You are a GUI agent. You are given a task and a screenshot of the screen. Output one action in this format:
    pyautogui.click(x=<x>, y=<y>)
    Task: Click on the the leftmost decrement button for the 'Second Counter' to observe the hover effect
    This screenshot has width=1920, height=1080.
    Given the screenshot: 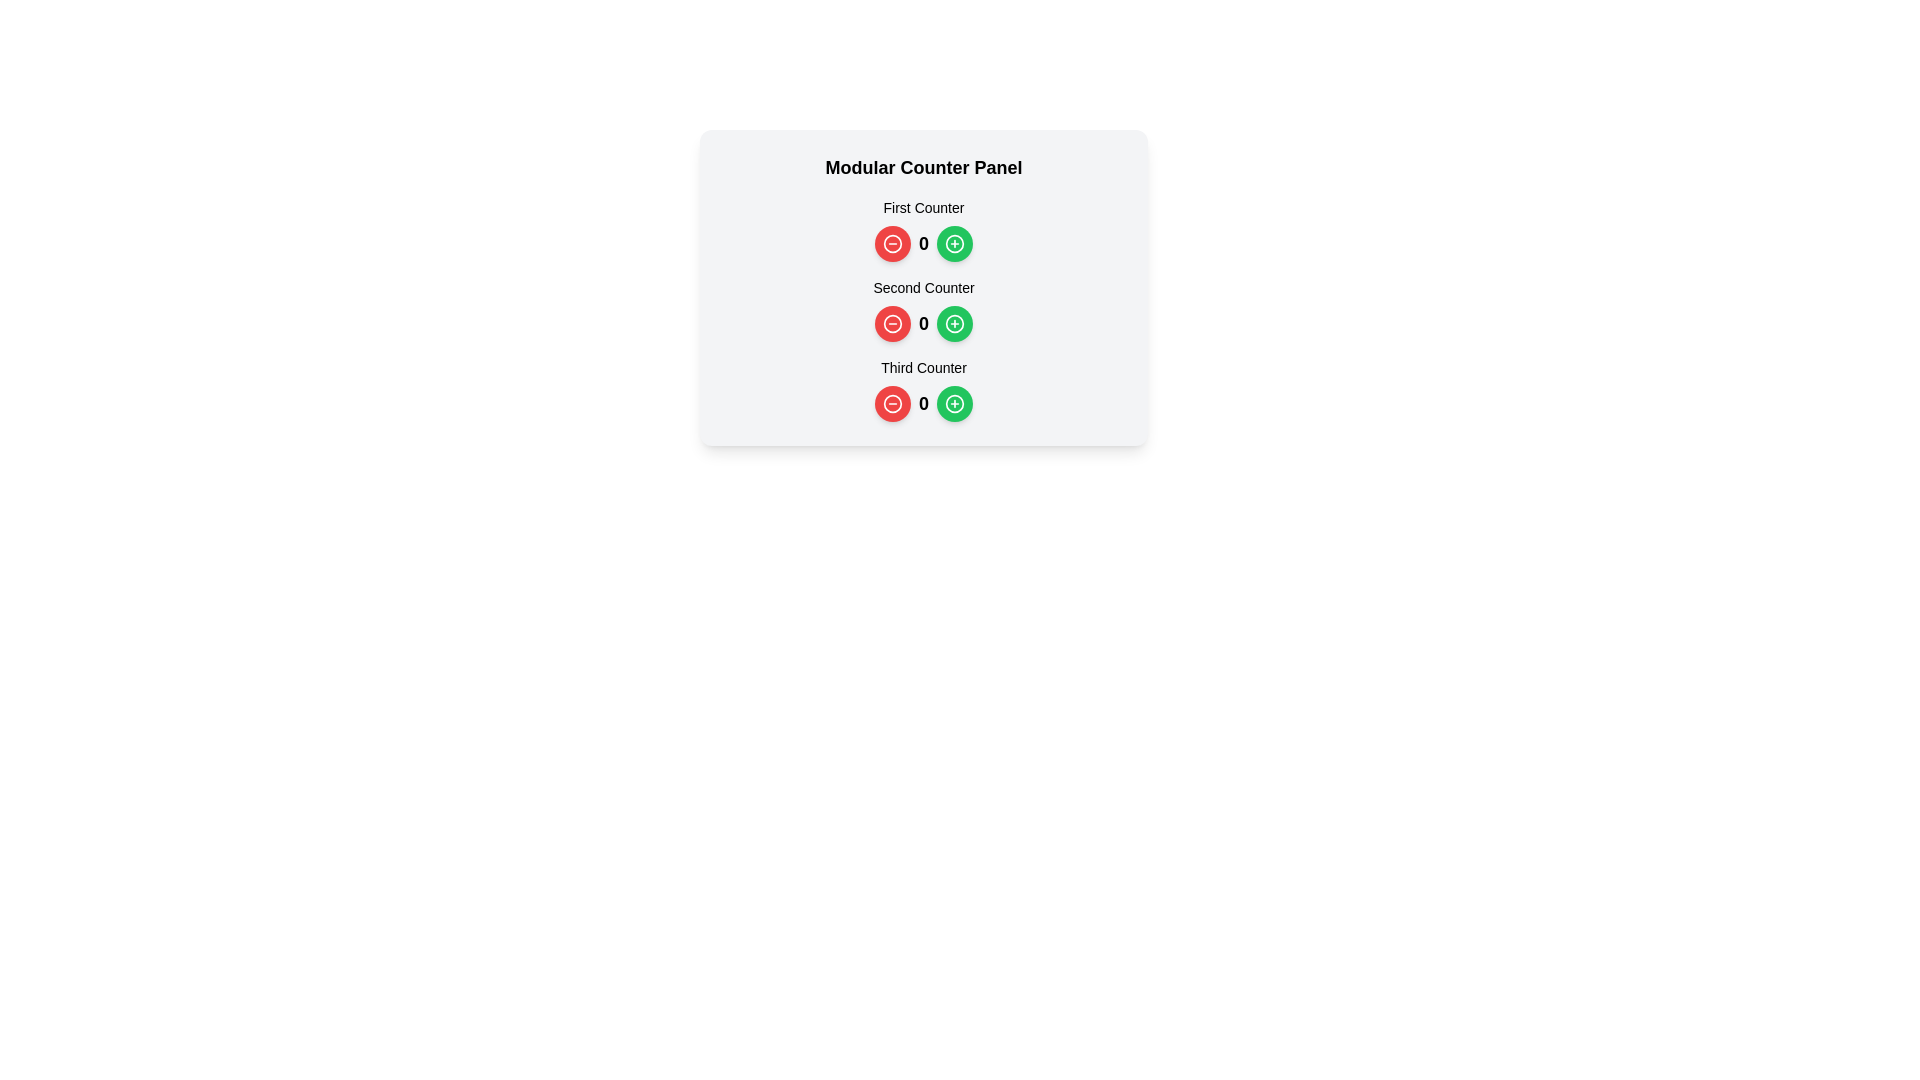 What is the action you would take?
    pyautogui.click(x=891, y=323)
    